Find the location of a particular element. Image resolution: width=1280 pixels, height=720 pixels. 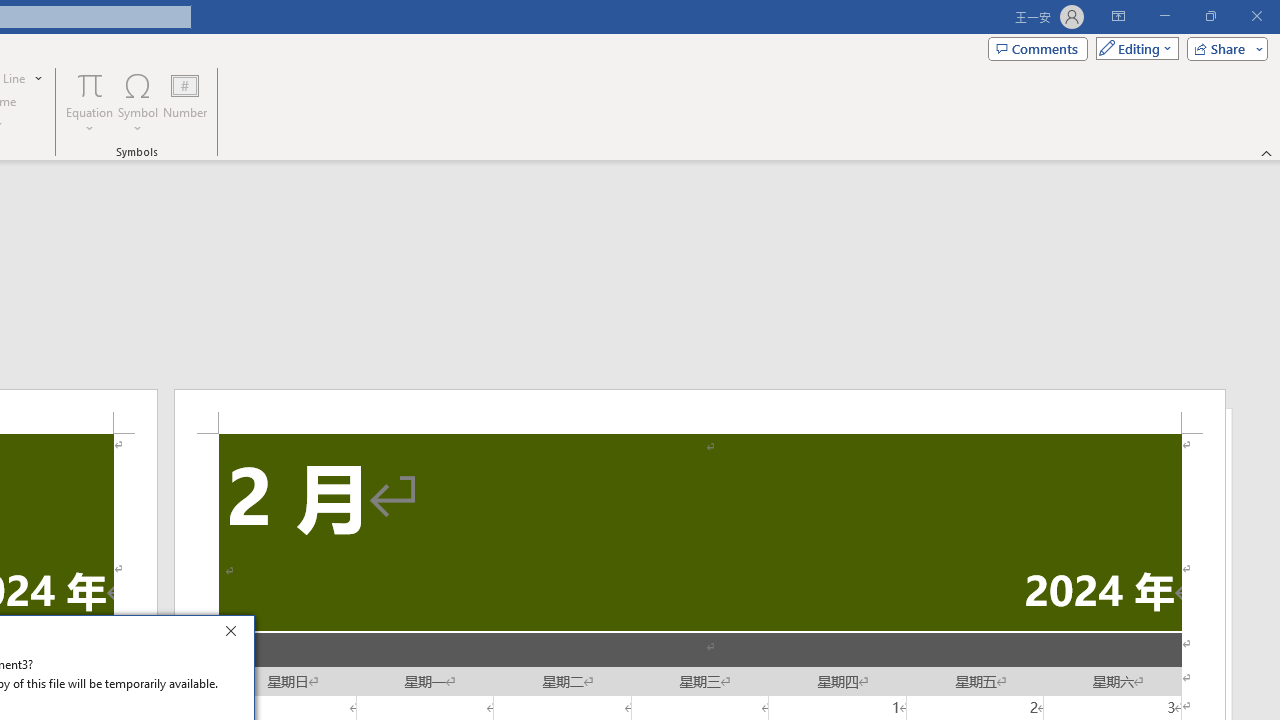

'Ribbon Display Options' is located at coordinates (1117, 16).